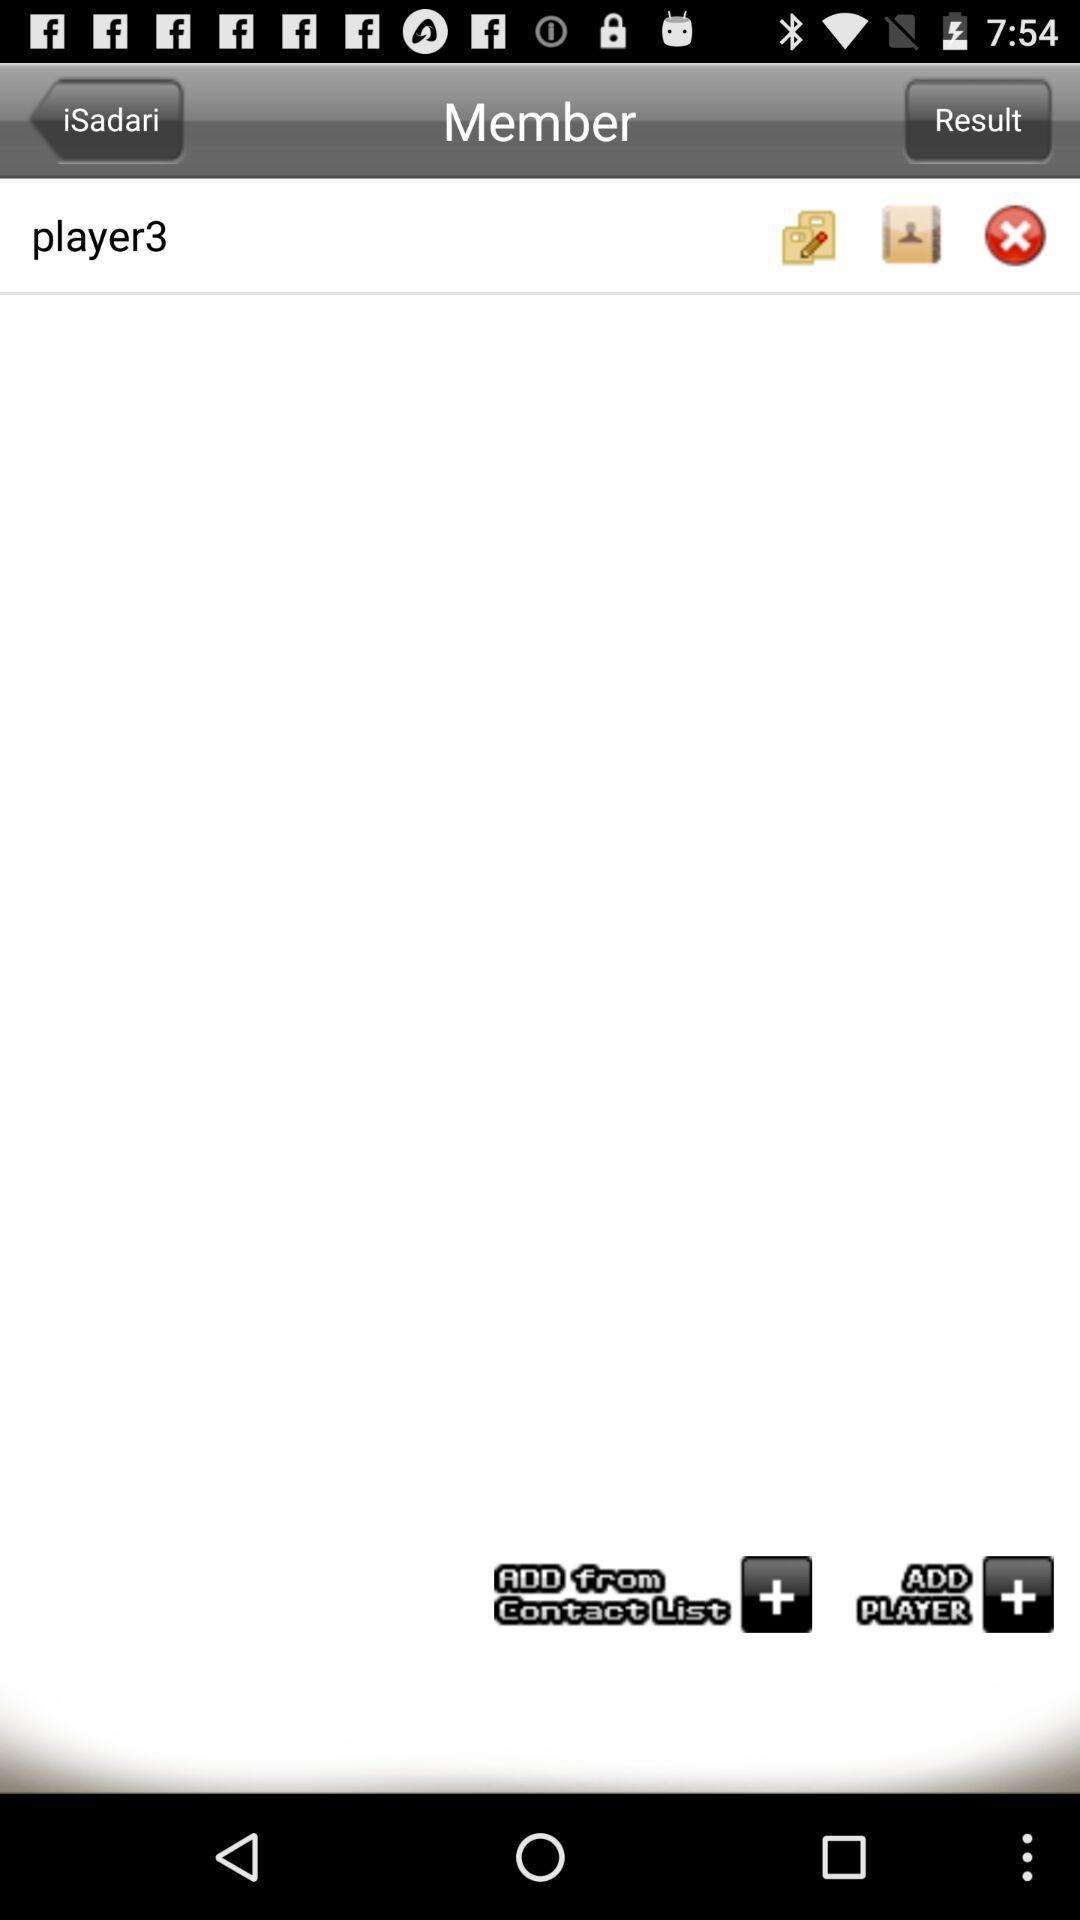 The width and height of the screenshot is (1080, 1920). I want to click on the result, so click(977, 119).